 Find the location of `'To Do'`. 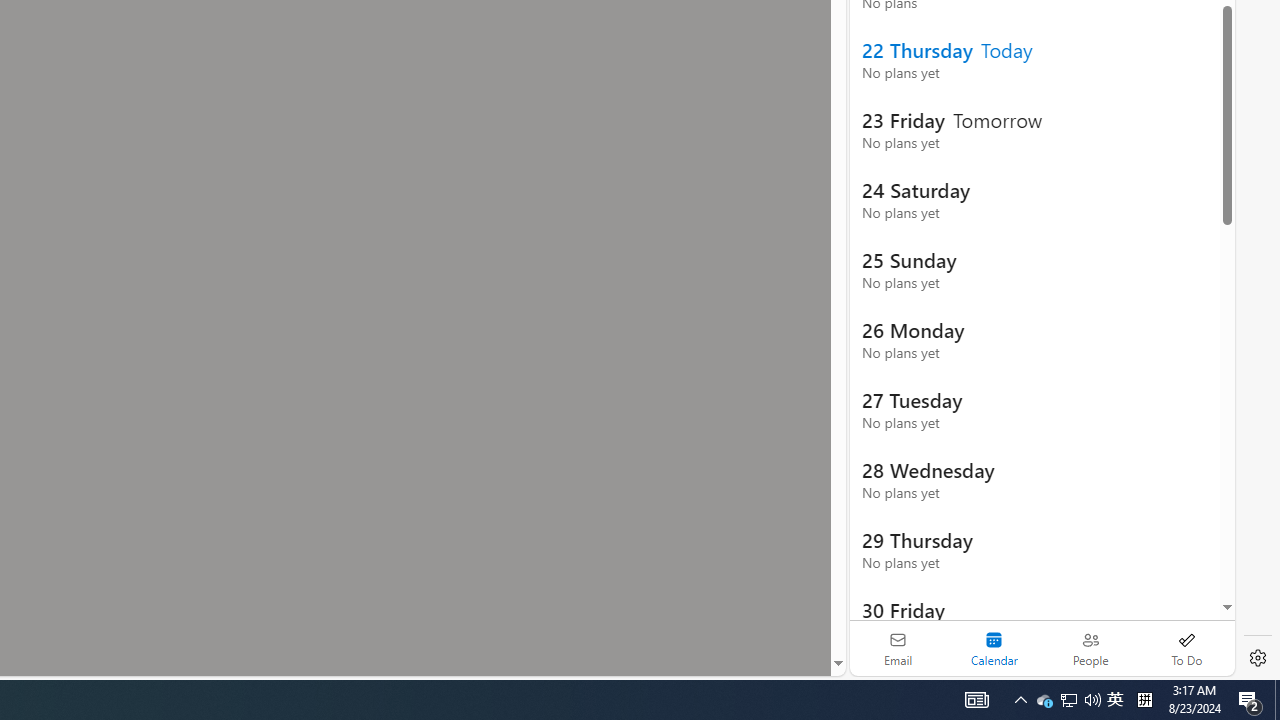

'To Do' is located at coordinates (1186, 648).